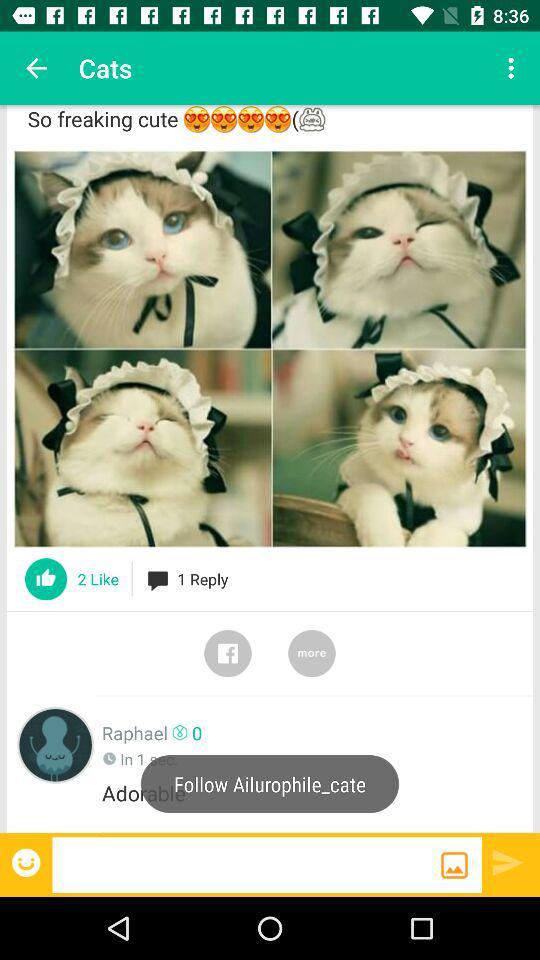  Describe the element at coordinates (27, 861) in the screenshot. I see `emojis` at that location.